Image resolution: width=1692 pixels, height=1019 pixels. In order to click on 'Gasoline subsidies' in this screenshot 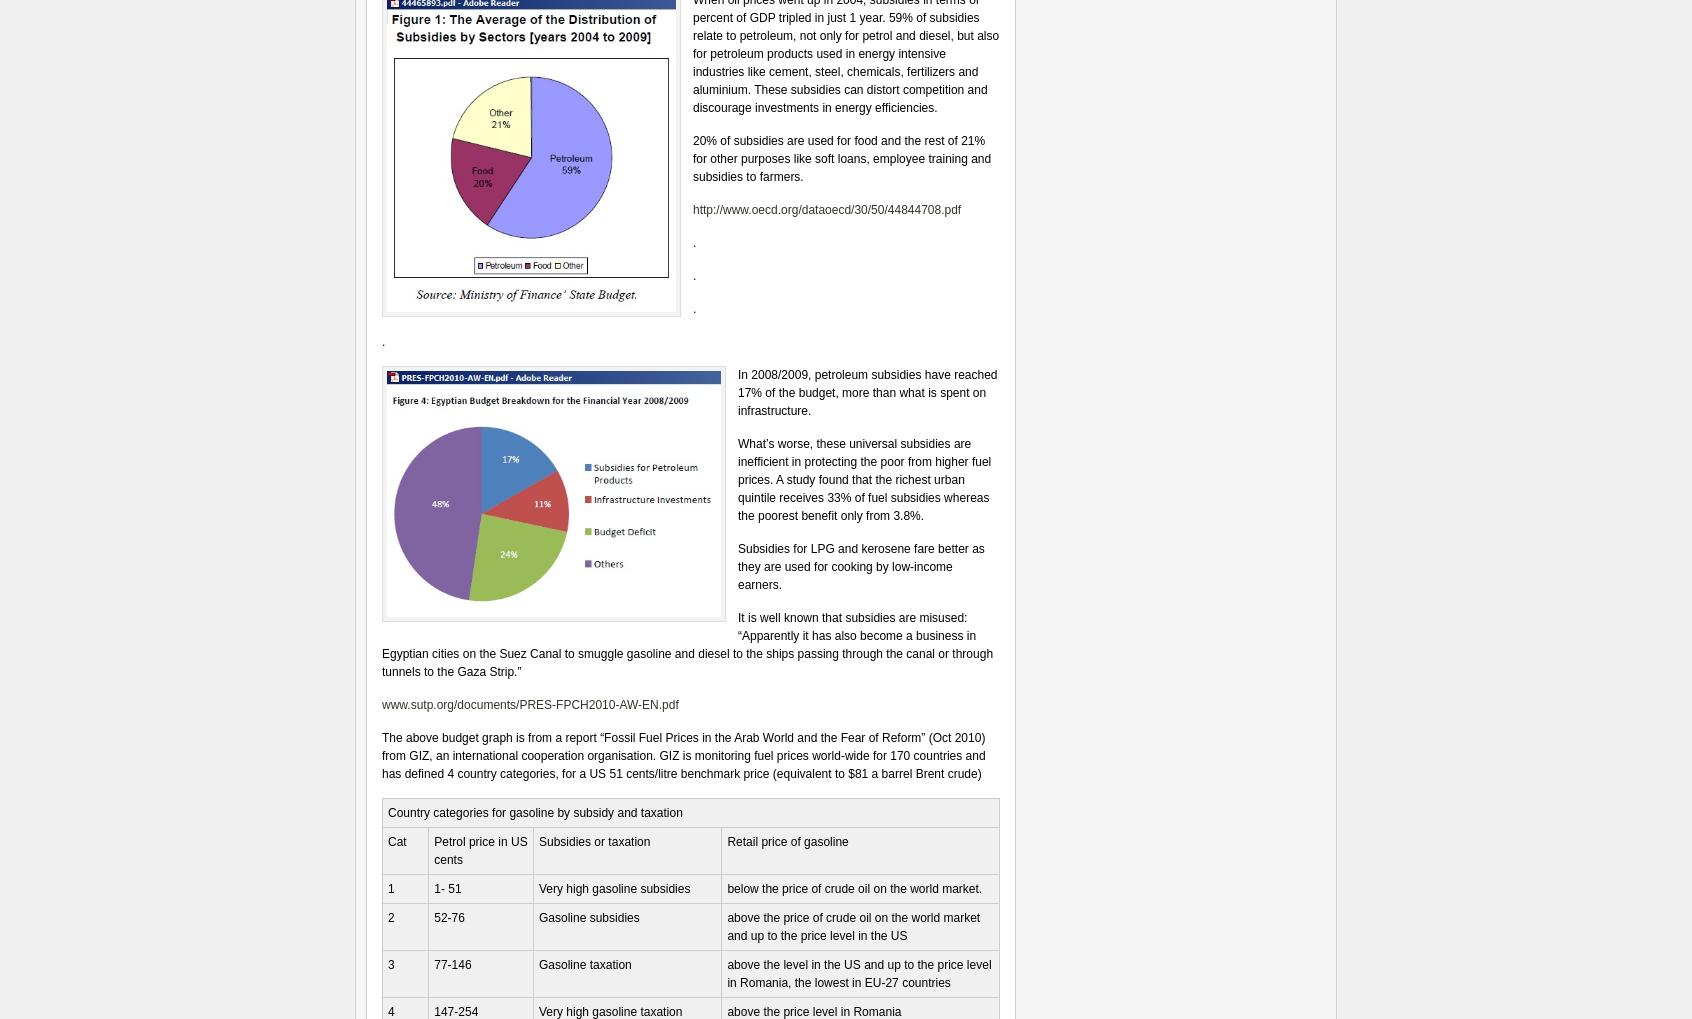, I will do `click(587, 918)`.